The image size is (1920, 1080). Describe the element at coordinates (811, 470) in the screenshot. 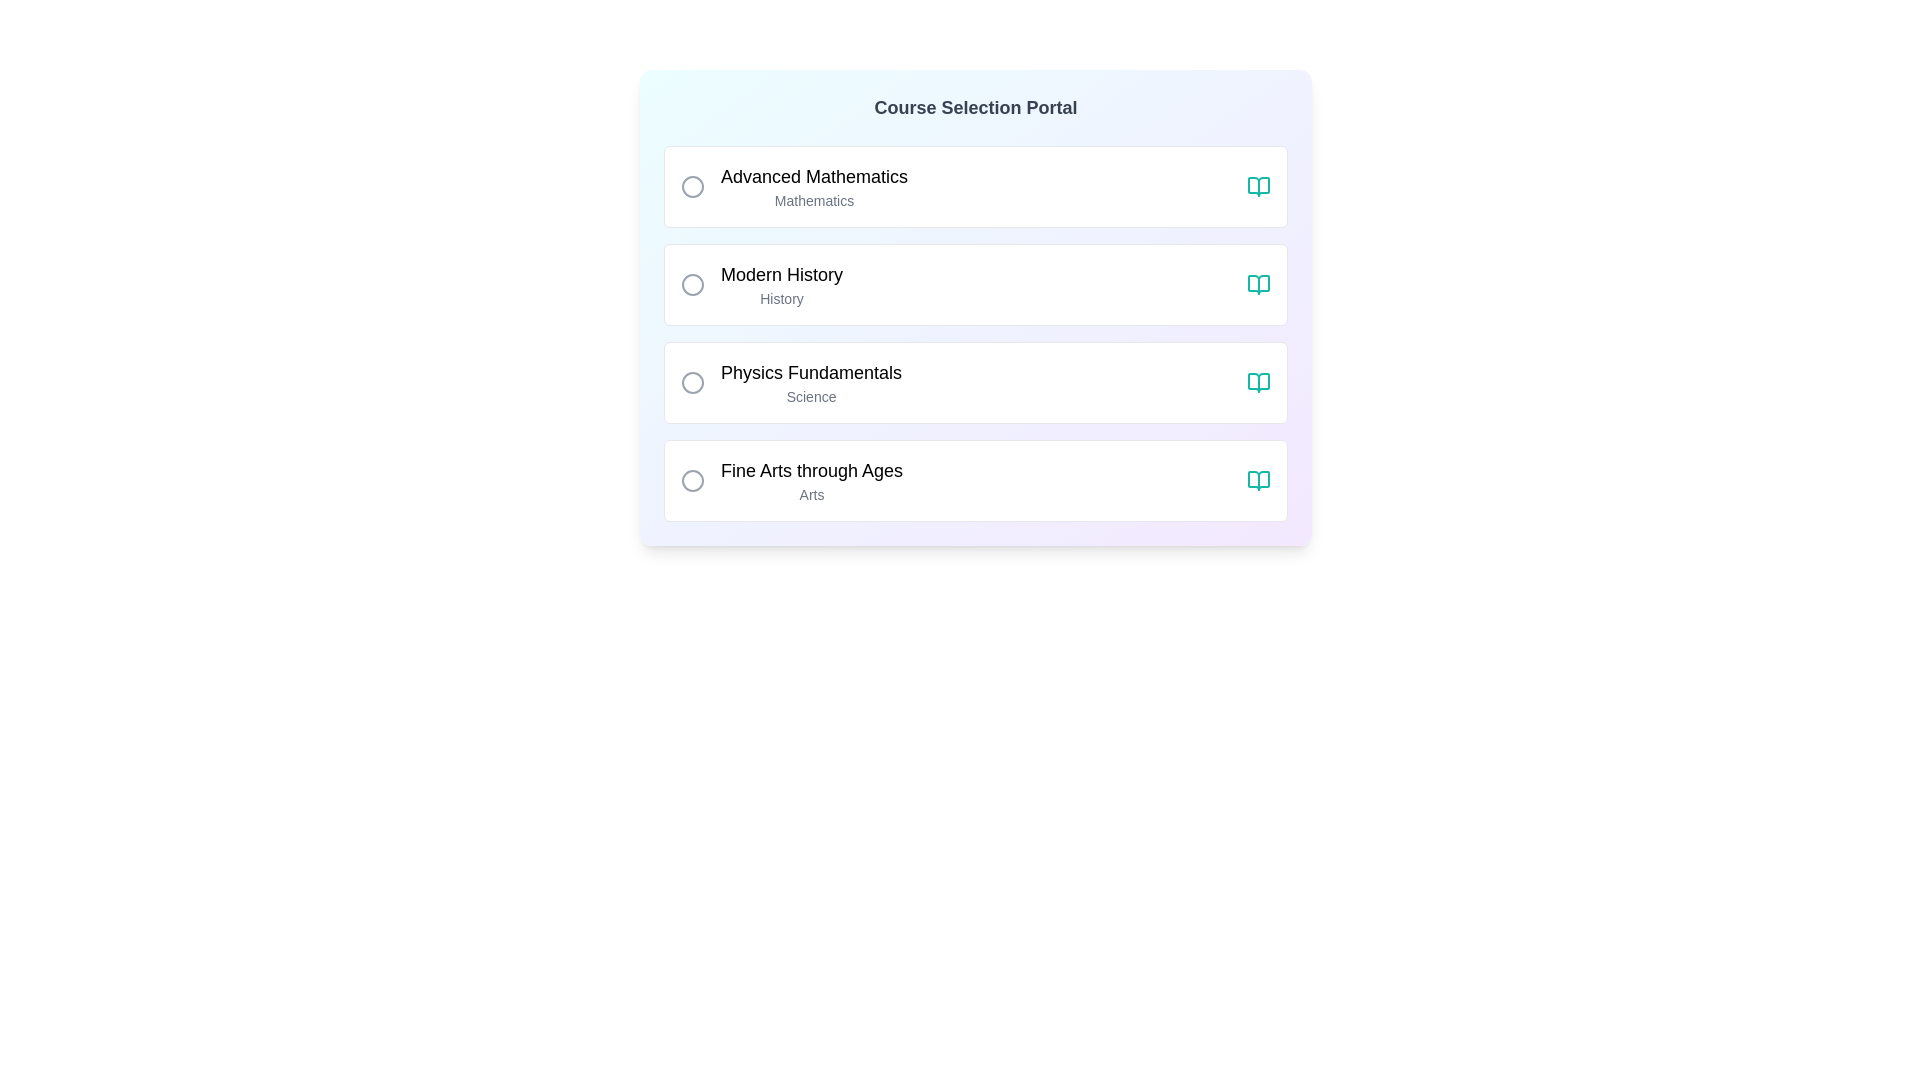

I see `the Text Label displaying the title of the associated course, which is positioned in the bottommost row of a list of course options under 'Fine Arts through Ages'` at that location.